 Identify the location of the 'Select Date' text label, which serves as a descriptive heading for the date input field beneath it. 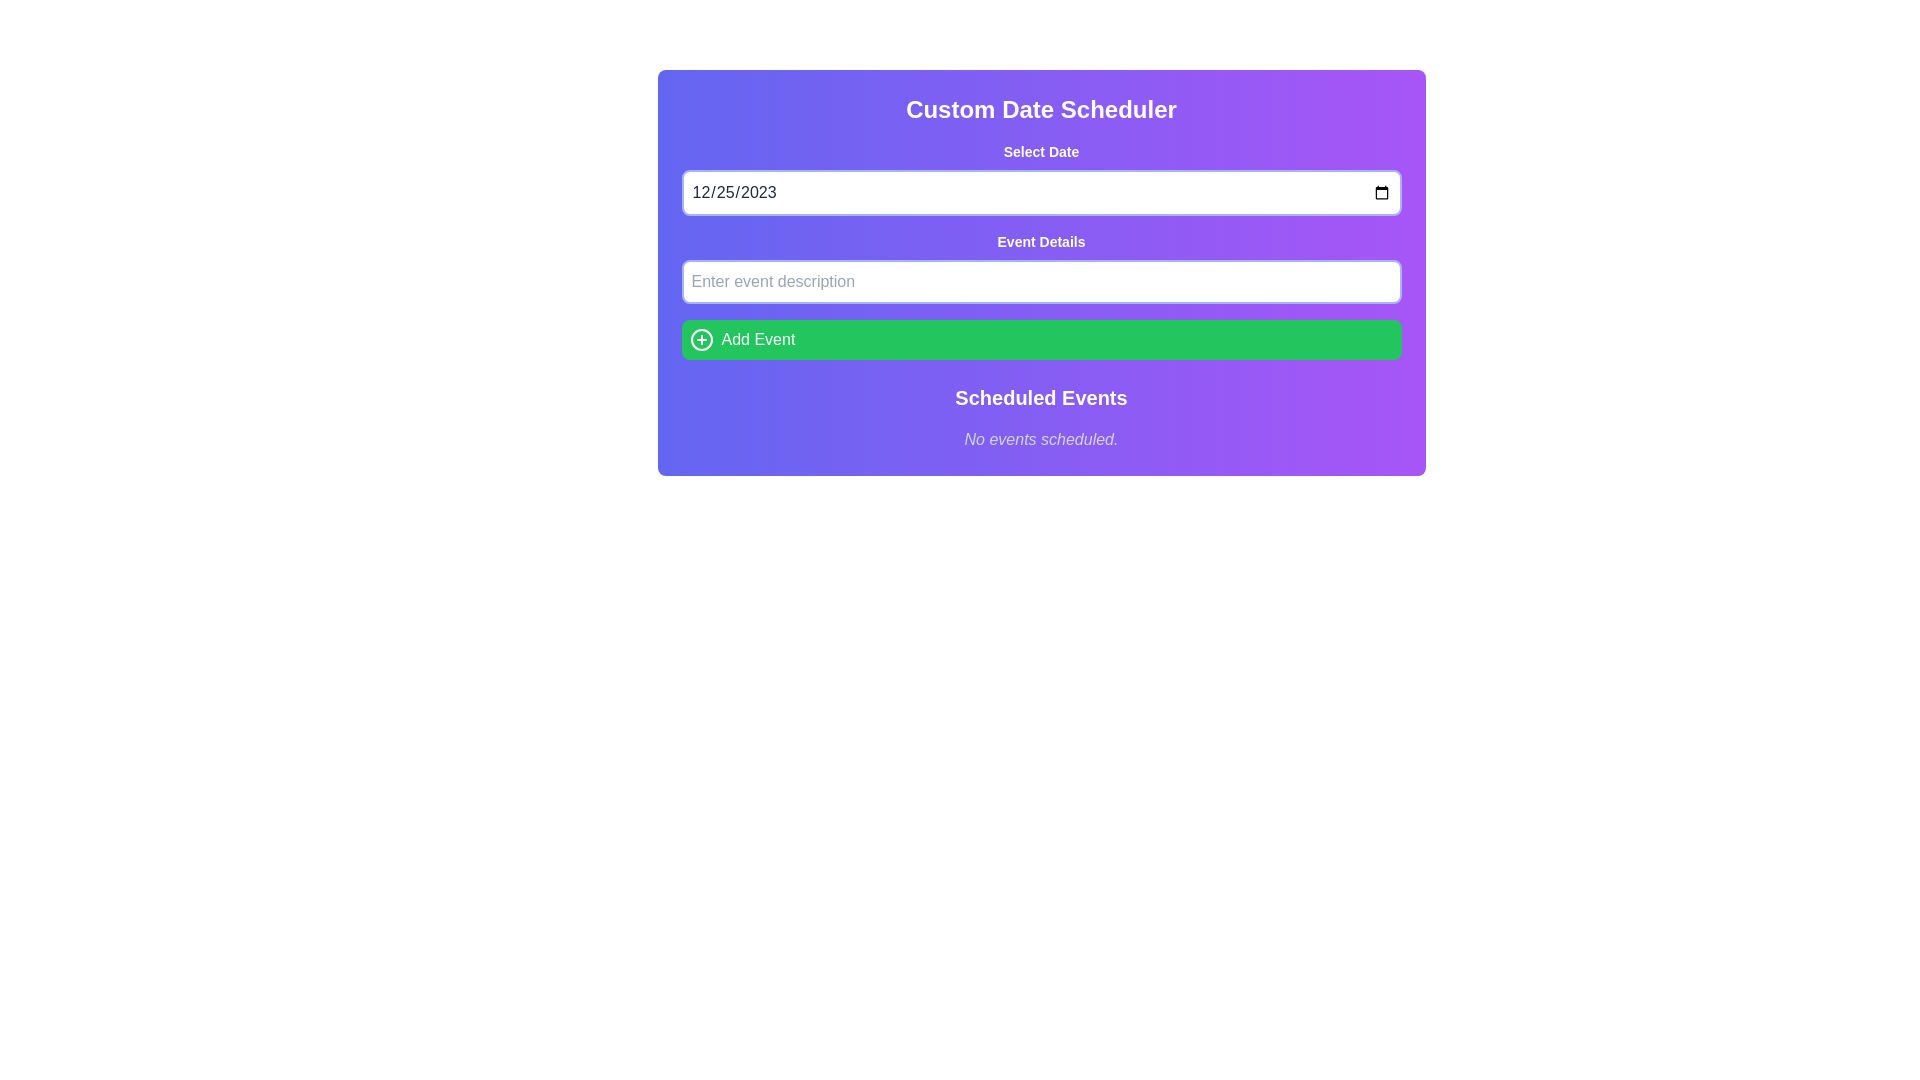
(1040, 150).